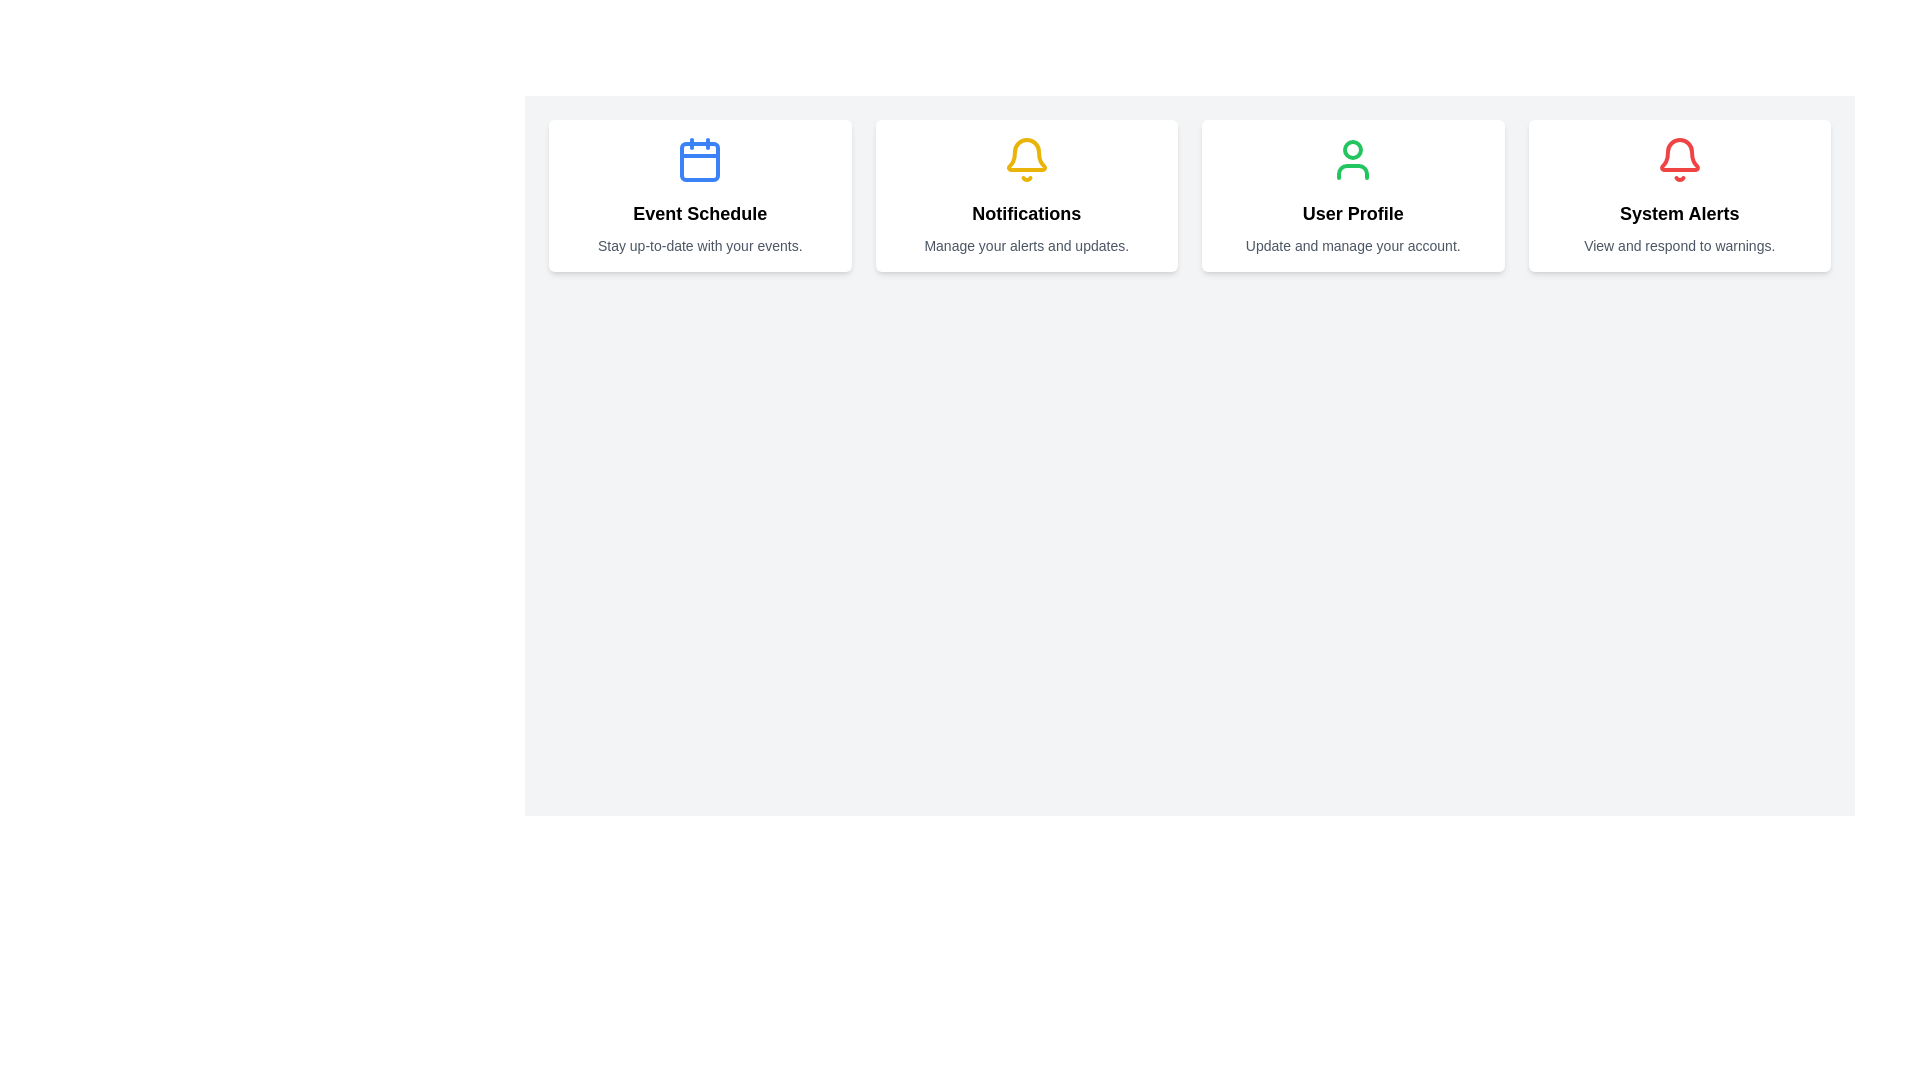 This screenshot has width=1920, height=1080. Describe the element at coordinates (1353, 171) in the screenshot. I see `the lower portion of the user profile icon within the 'User Profile' card, which visually represents a human torso` at that location.